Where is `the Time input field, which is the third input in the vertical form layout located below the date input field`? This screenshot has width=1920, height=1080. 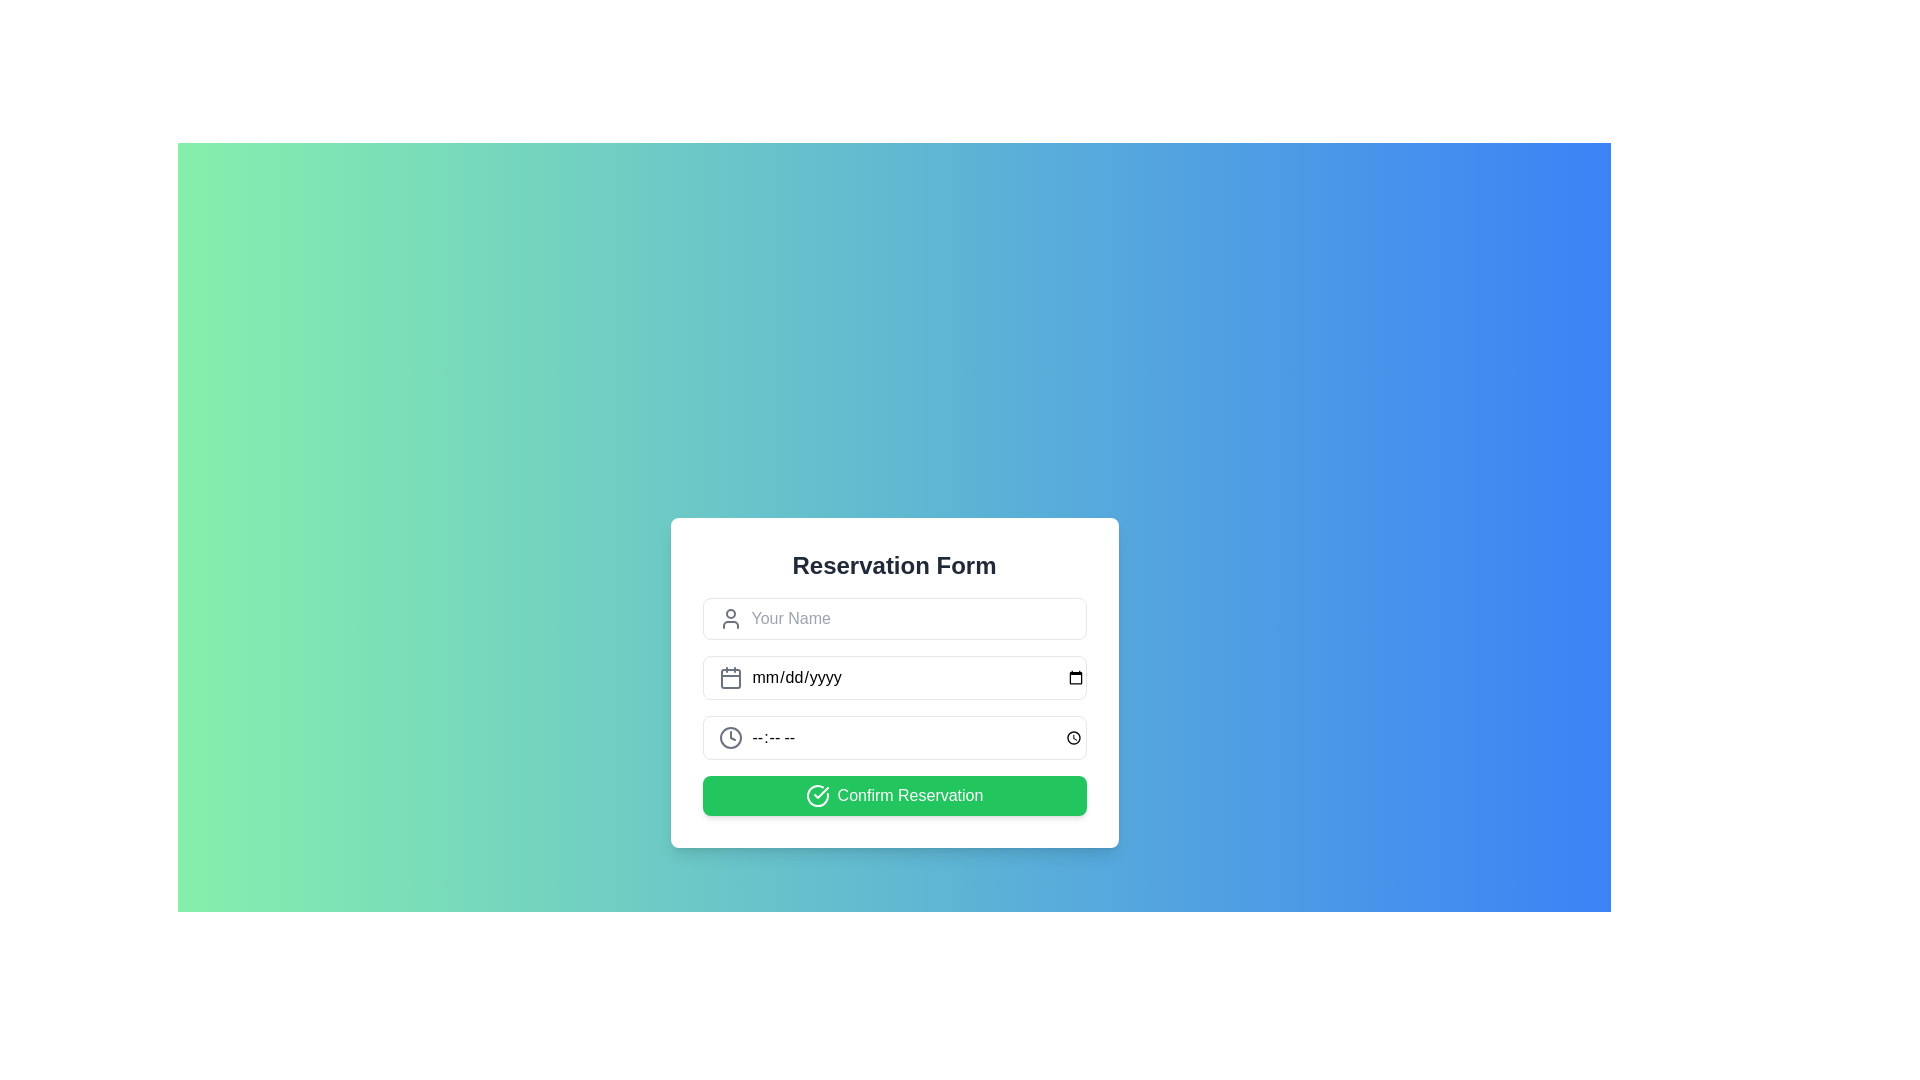 the Time input field, which is the third input in the vertical form layout located below the date input field is located at coordinates (893, 737).